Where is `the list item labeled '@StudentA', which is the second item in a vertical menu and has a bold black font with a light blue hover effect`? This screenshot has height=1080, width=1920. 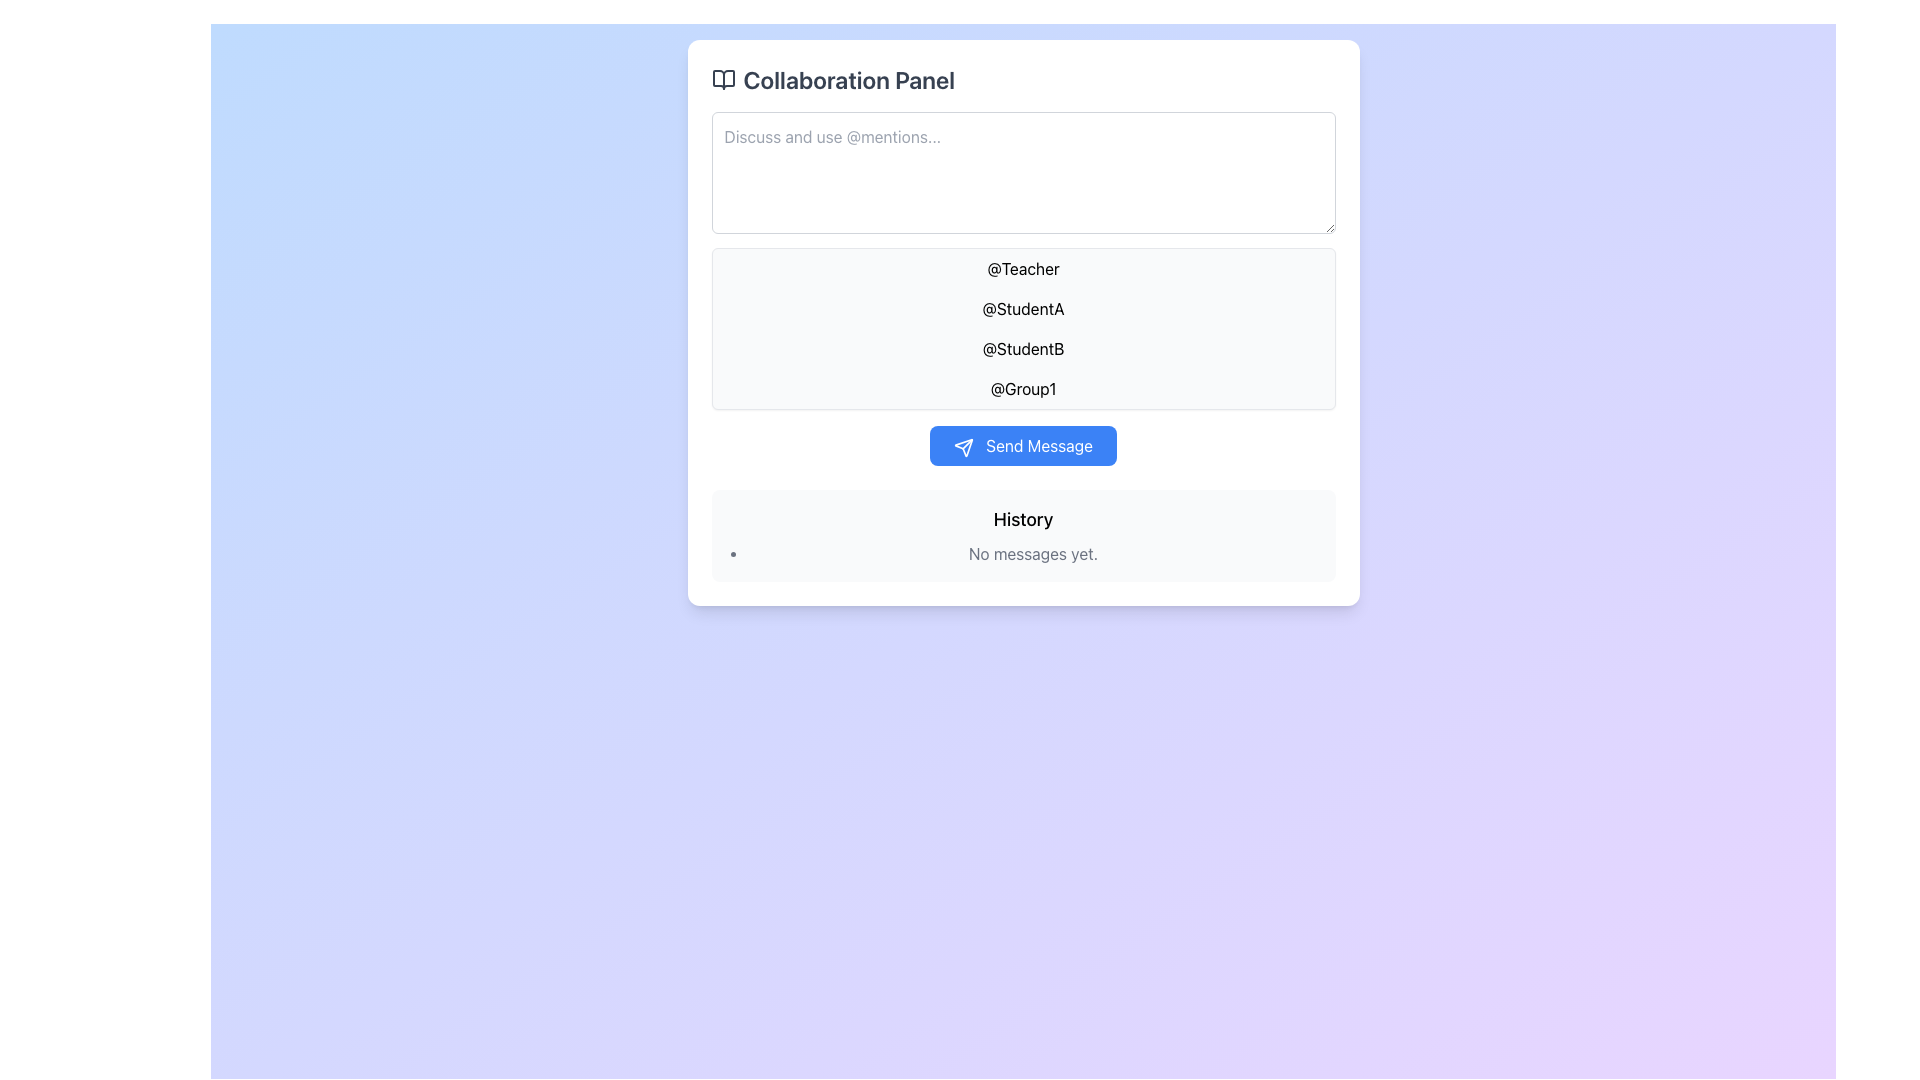 the list item labeled '@StudentA', which is the second item in a vertical menu and has a bold black font with a light blue hover effect is located at coordinates (1023, 308).